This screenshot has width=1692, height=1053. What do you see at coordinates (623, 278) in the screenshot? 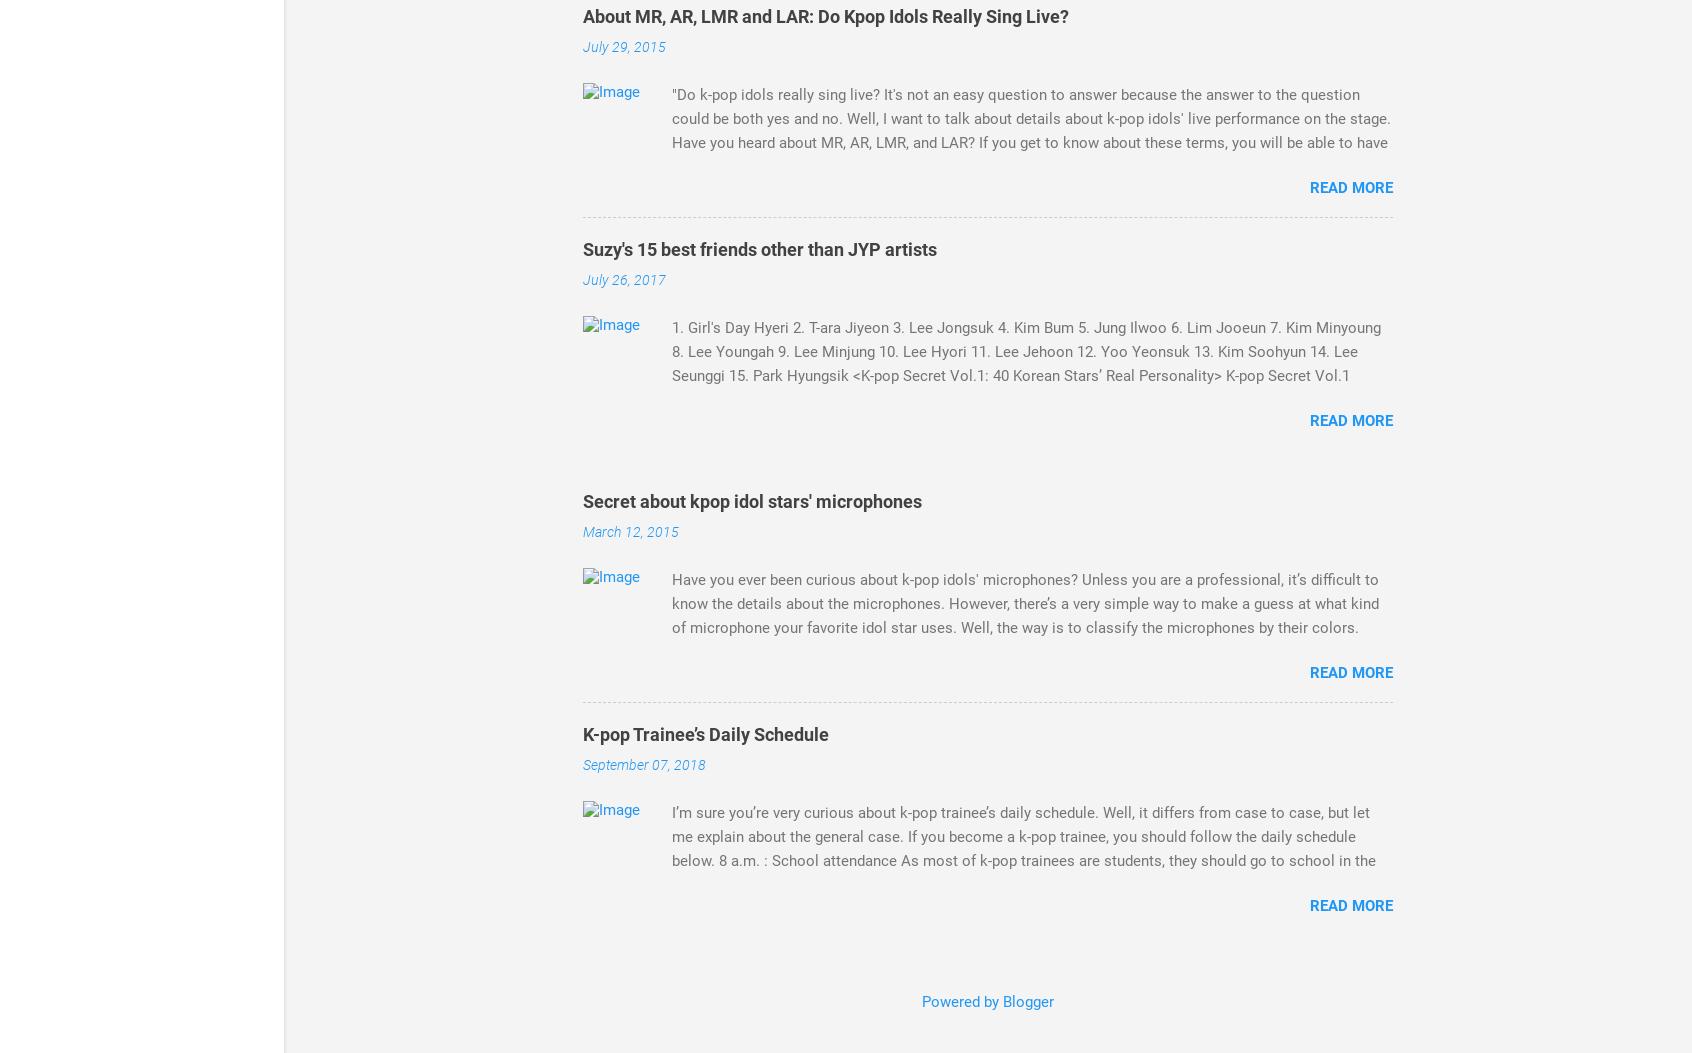
I see `'July 26, 2017'` at bounding box center [623, 278].